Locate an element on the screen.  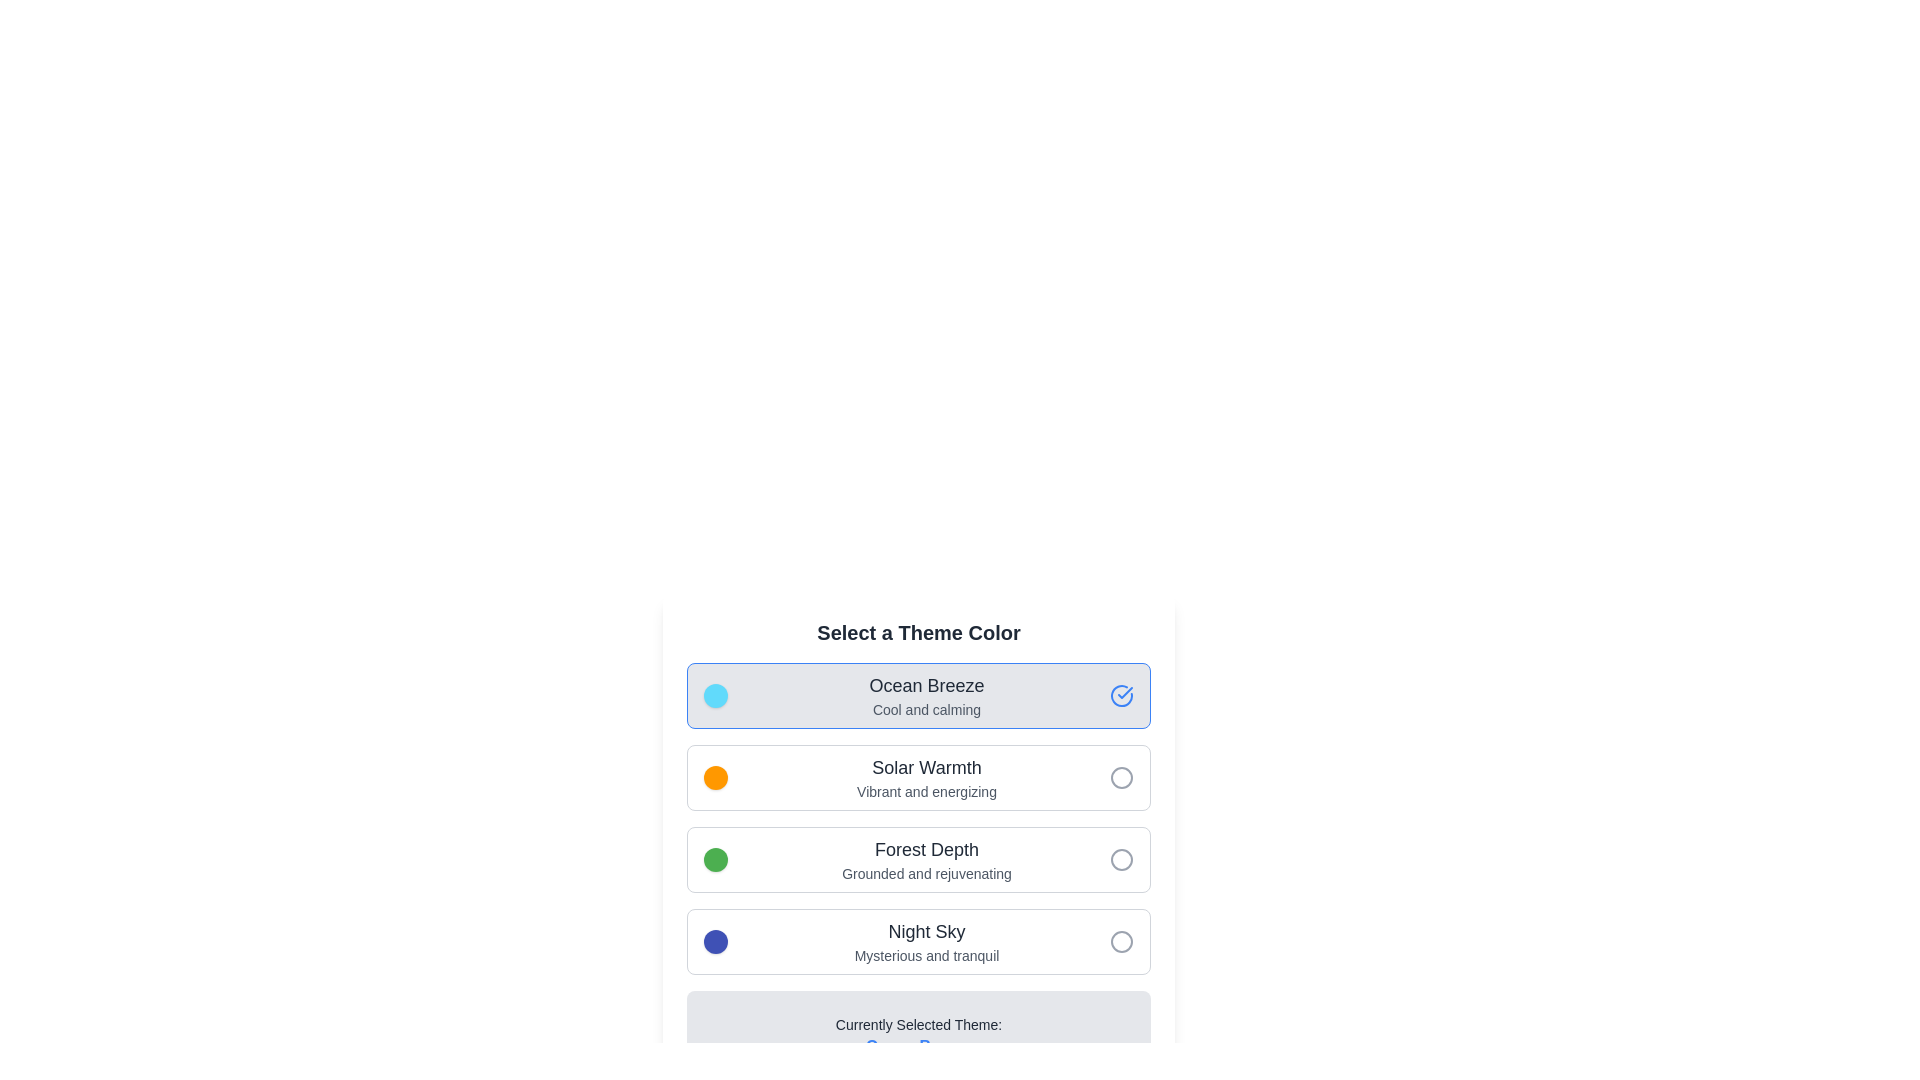
the circular selection indicator for the 'Forest Depth' theme option, which is the third item in the vertical list under 'Select a Theme Color' is located at coordinates (1122, 859).